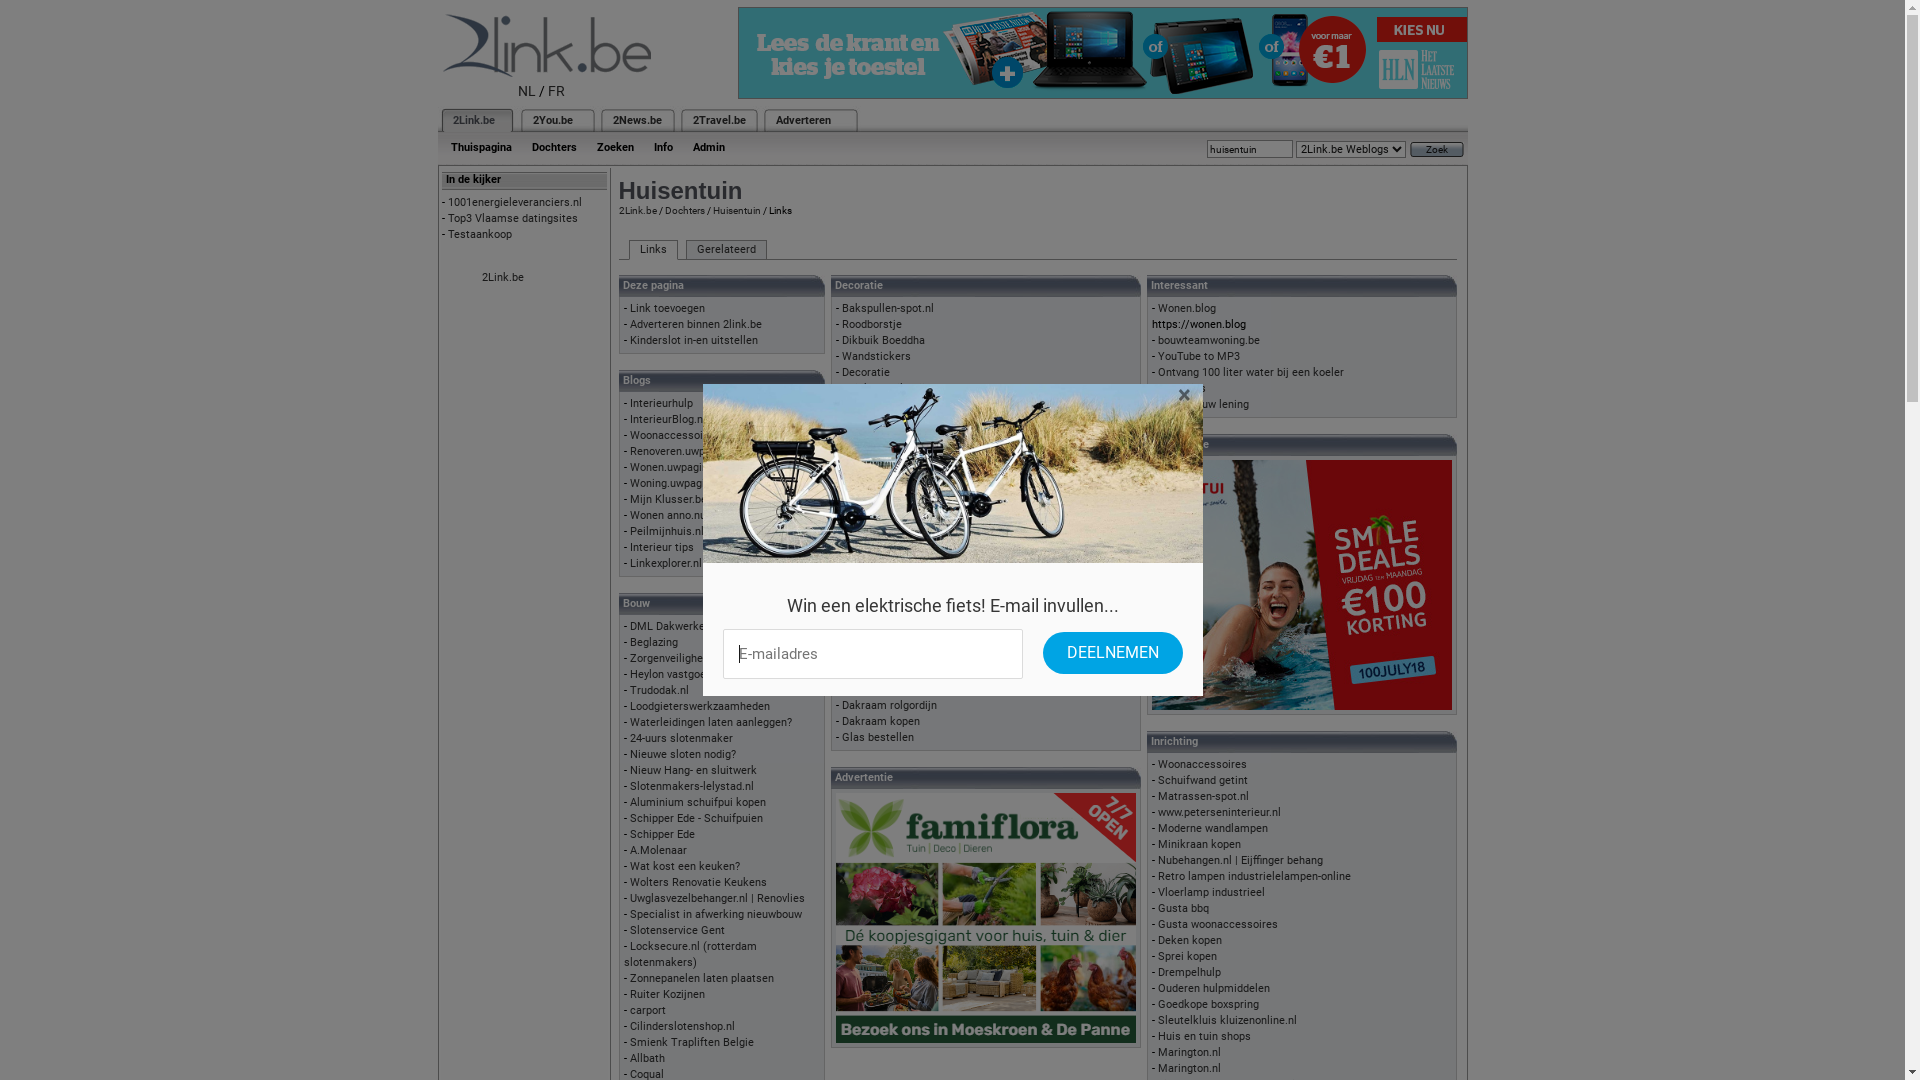  Describe the element at coordinates (725, 249) in the screenshot. I see `'Gerelateerd'` at that location.